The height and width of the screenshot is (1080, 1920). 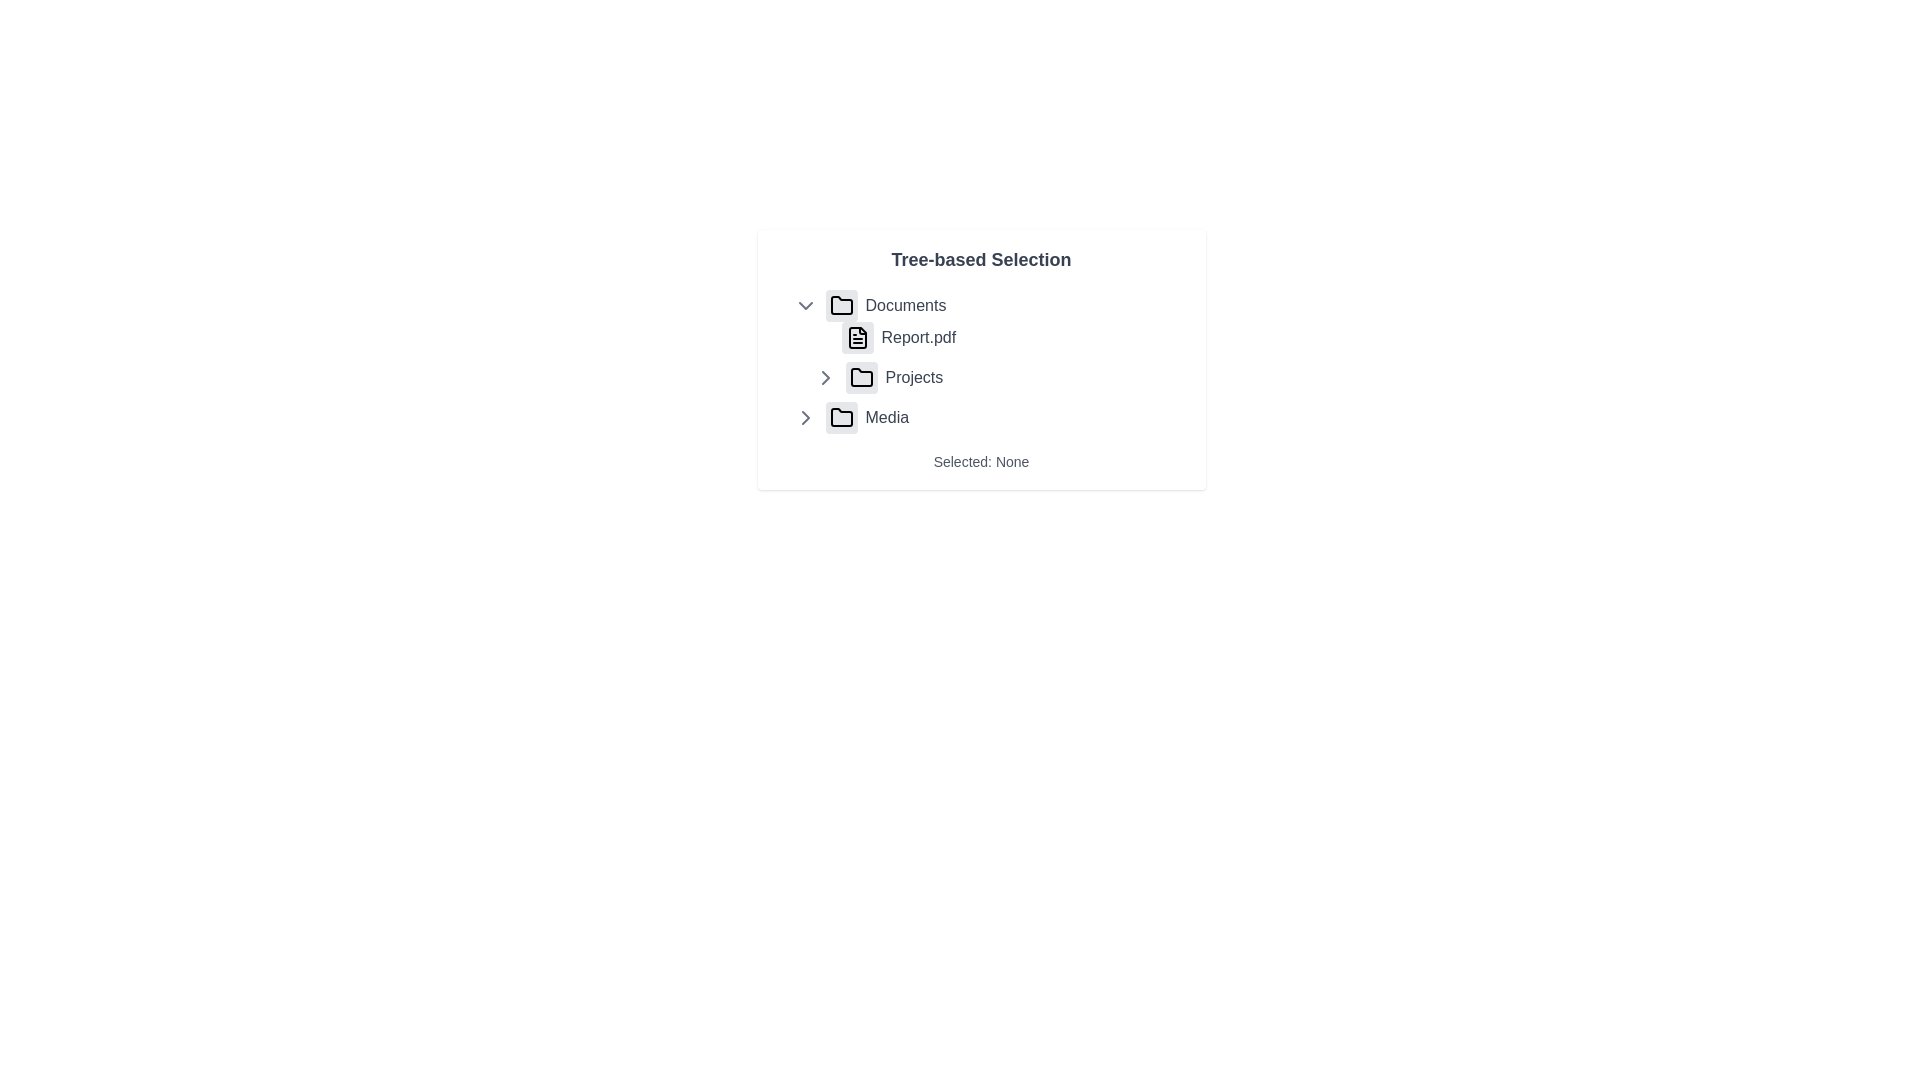 What do you see at coordinates (981, 462) in the screenshot?
I see `the text label displaying 'Selected: None', which is located at the base of the 'Tree-based Selection' card` at bounding box center [981, 462].